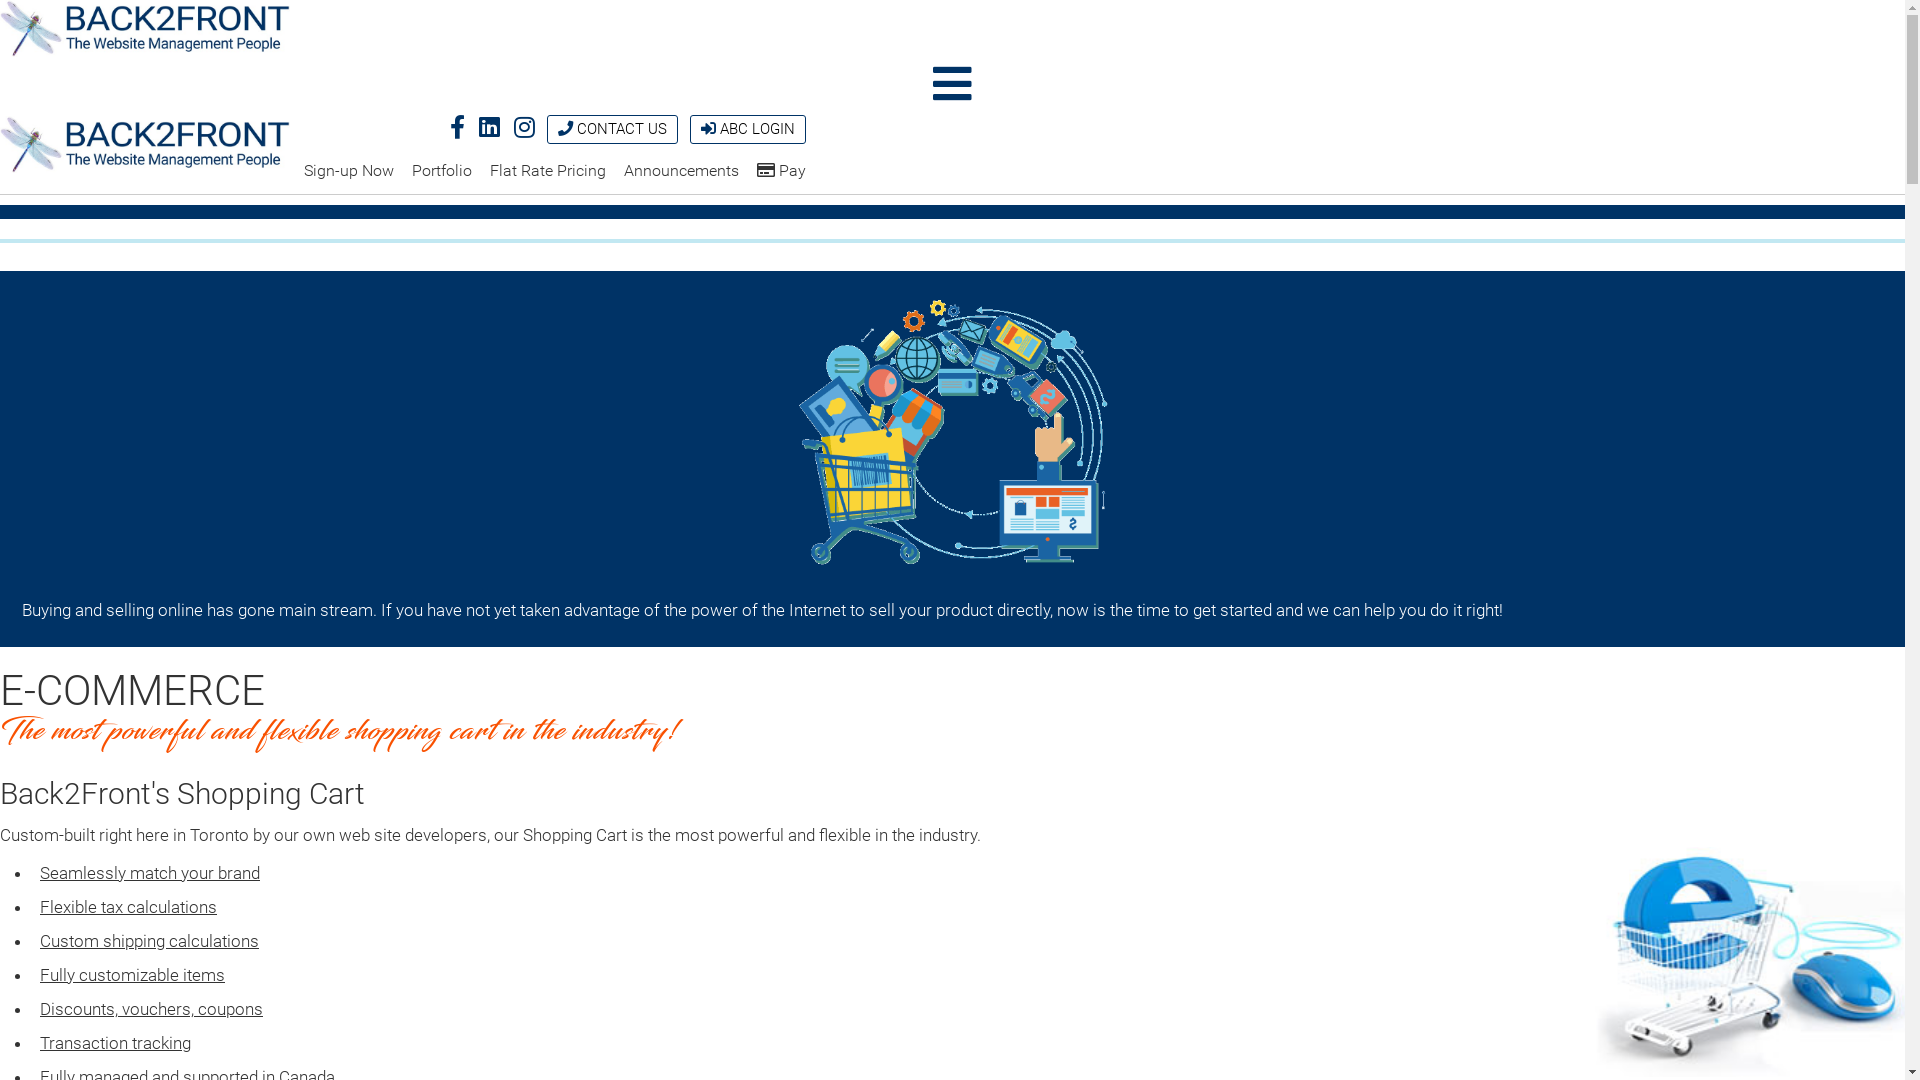 Image resolution: width=1920 pixels, height=1080 pixels. What do you see at coordinates (547, 169) in the screenshot?
I see `'Flat Rate Pricing'` at bounding box center [547, 169].